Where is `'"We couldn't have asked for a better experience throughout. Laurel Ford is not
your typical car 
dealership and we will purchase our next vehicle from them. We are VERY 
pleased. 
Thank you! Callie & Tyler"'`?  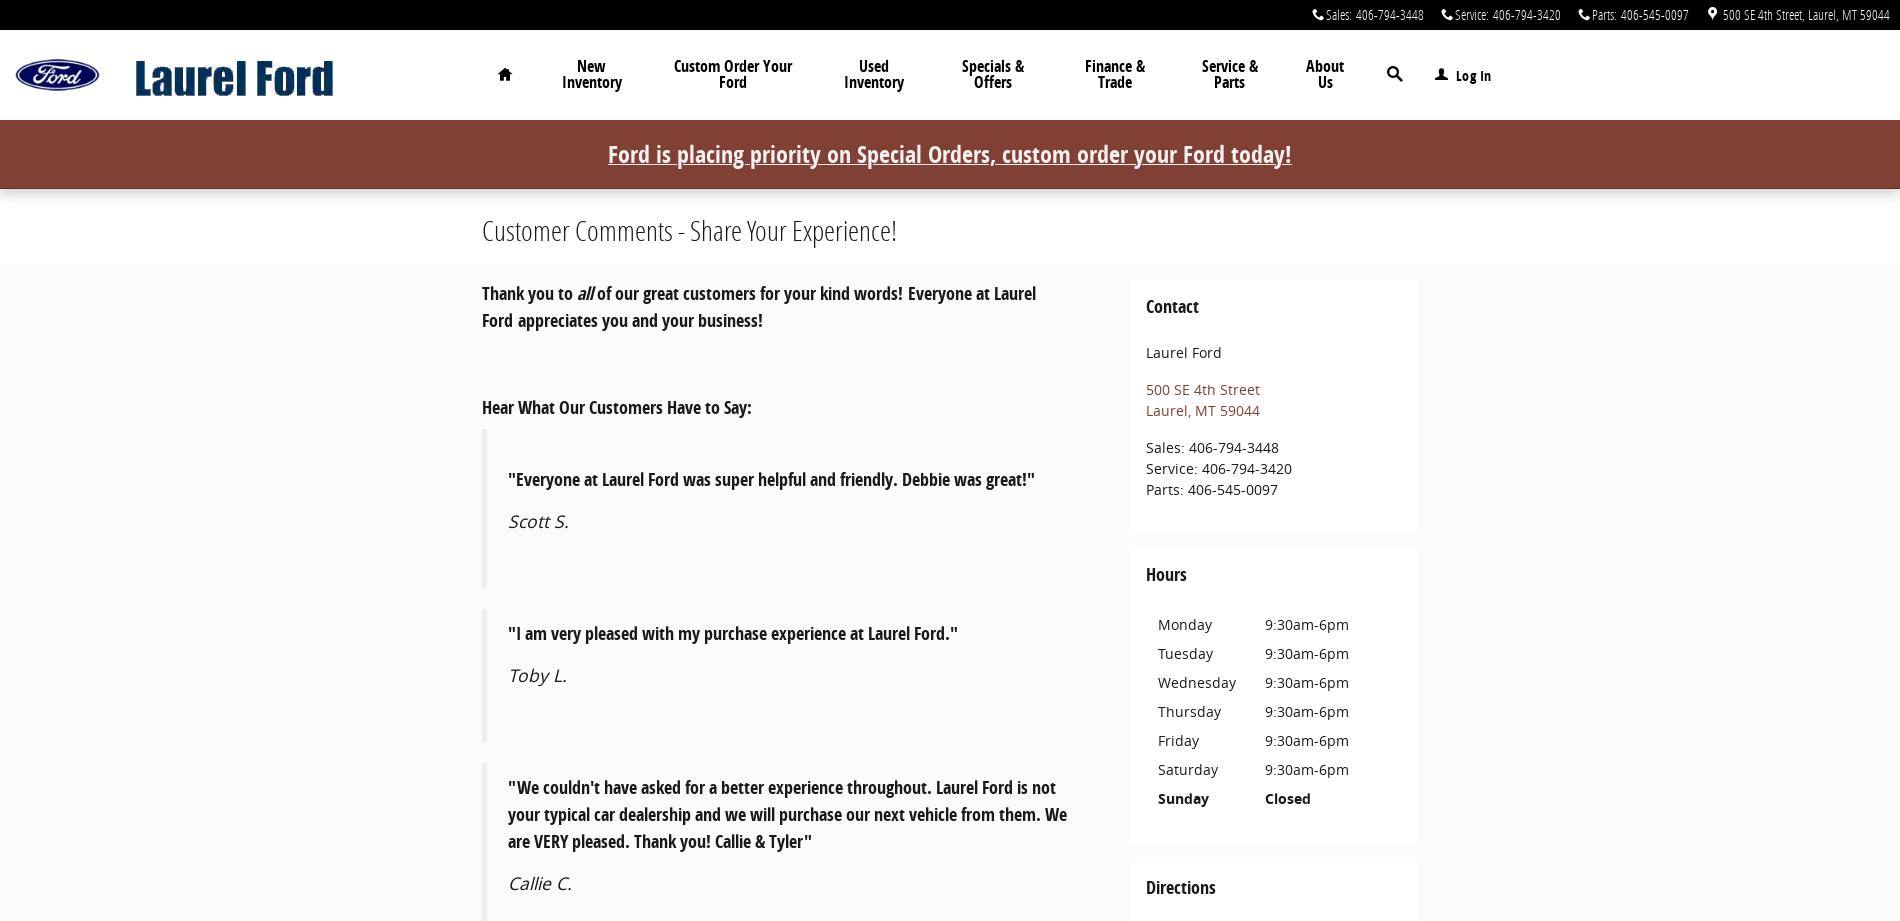
'"We couldn't have asked for a better experience throughout. Laurel Ford is not
your typical car 
dealership and we will purchase our next vehicle from them. We are VERY 
pleased. 
Thank you! Callie & Tyler"' is located at coordinates (786, 812).